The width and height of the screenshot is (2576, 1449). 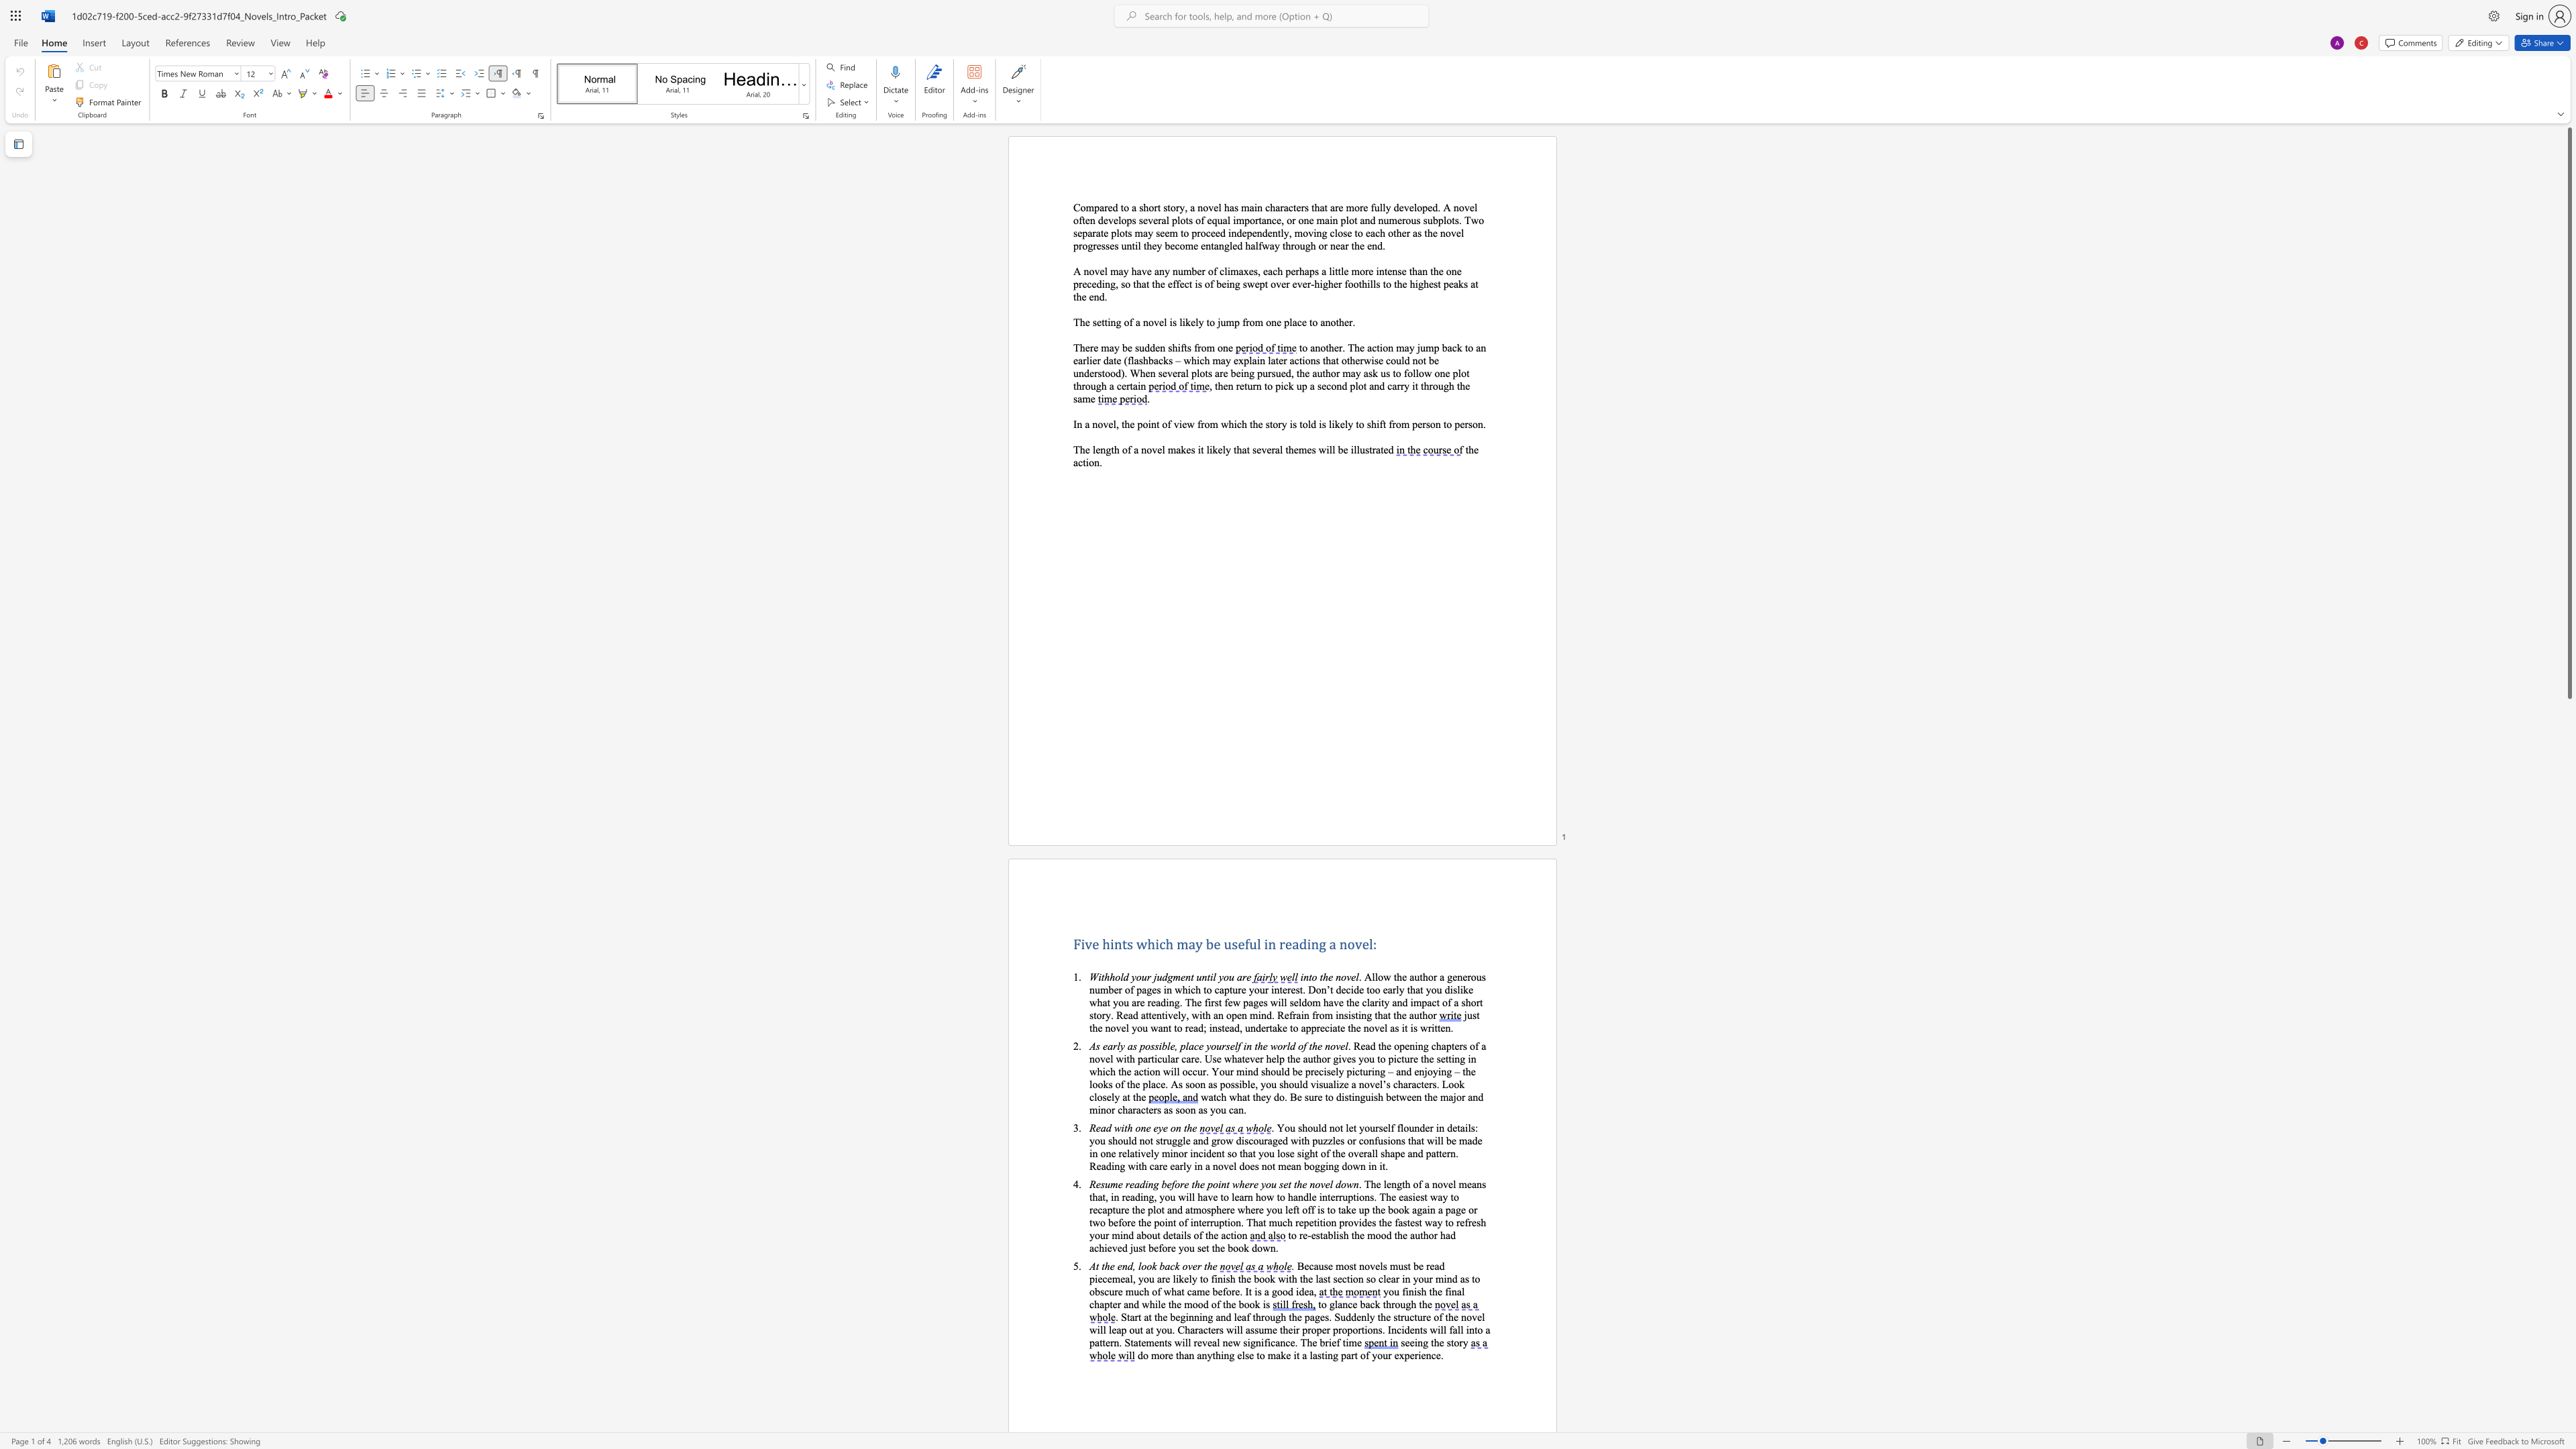 What do you see at coordinates (1096, 321) in the screenshot?
I see `the space between the continuous character "s" and "e" in the text` at bounding box center [1096, 321].